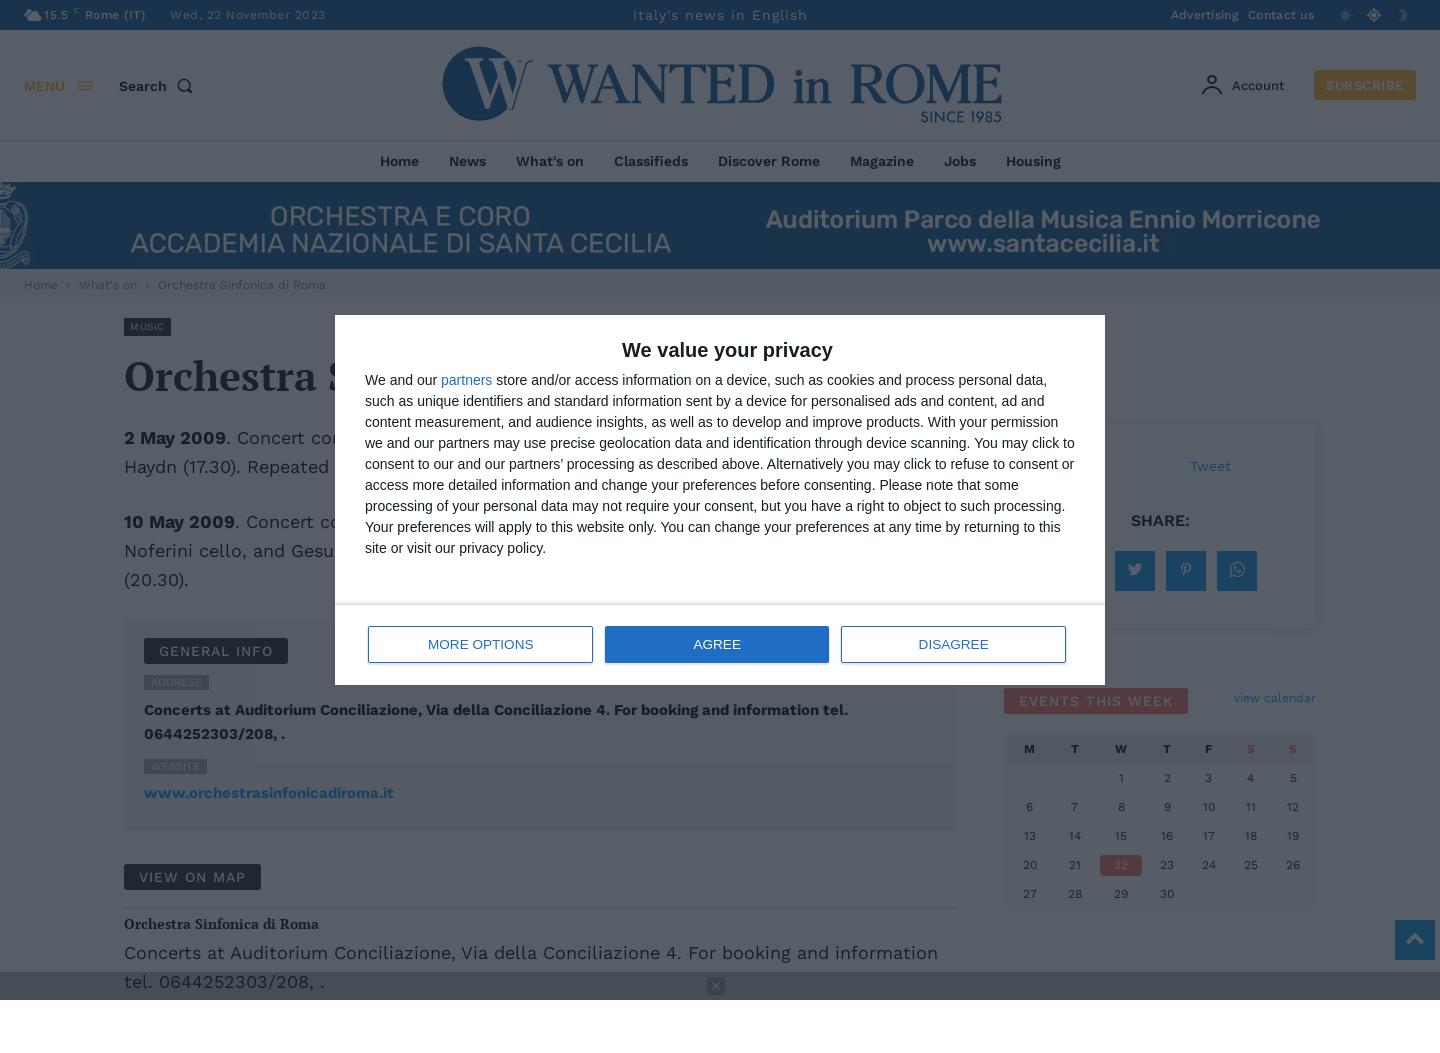  I want to click on '22', so click(1120, 863).